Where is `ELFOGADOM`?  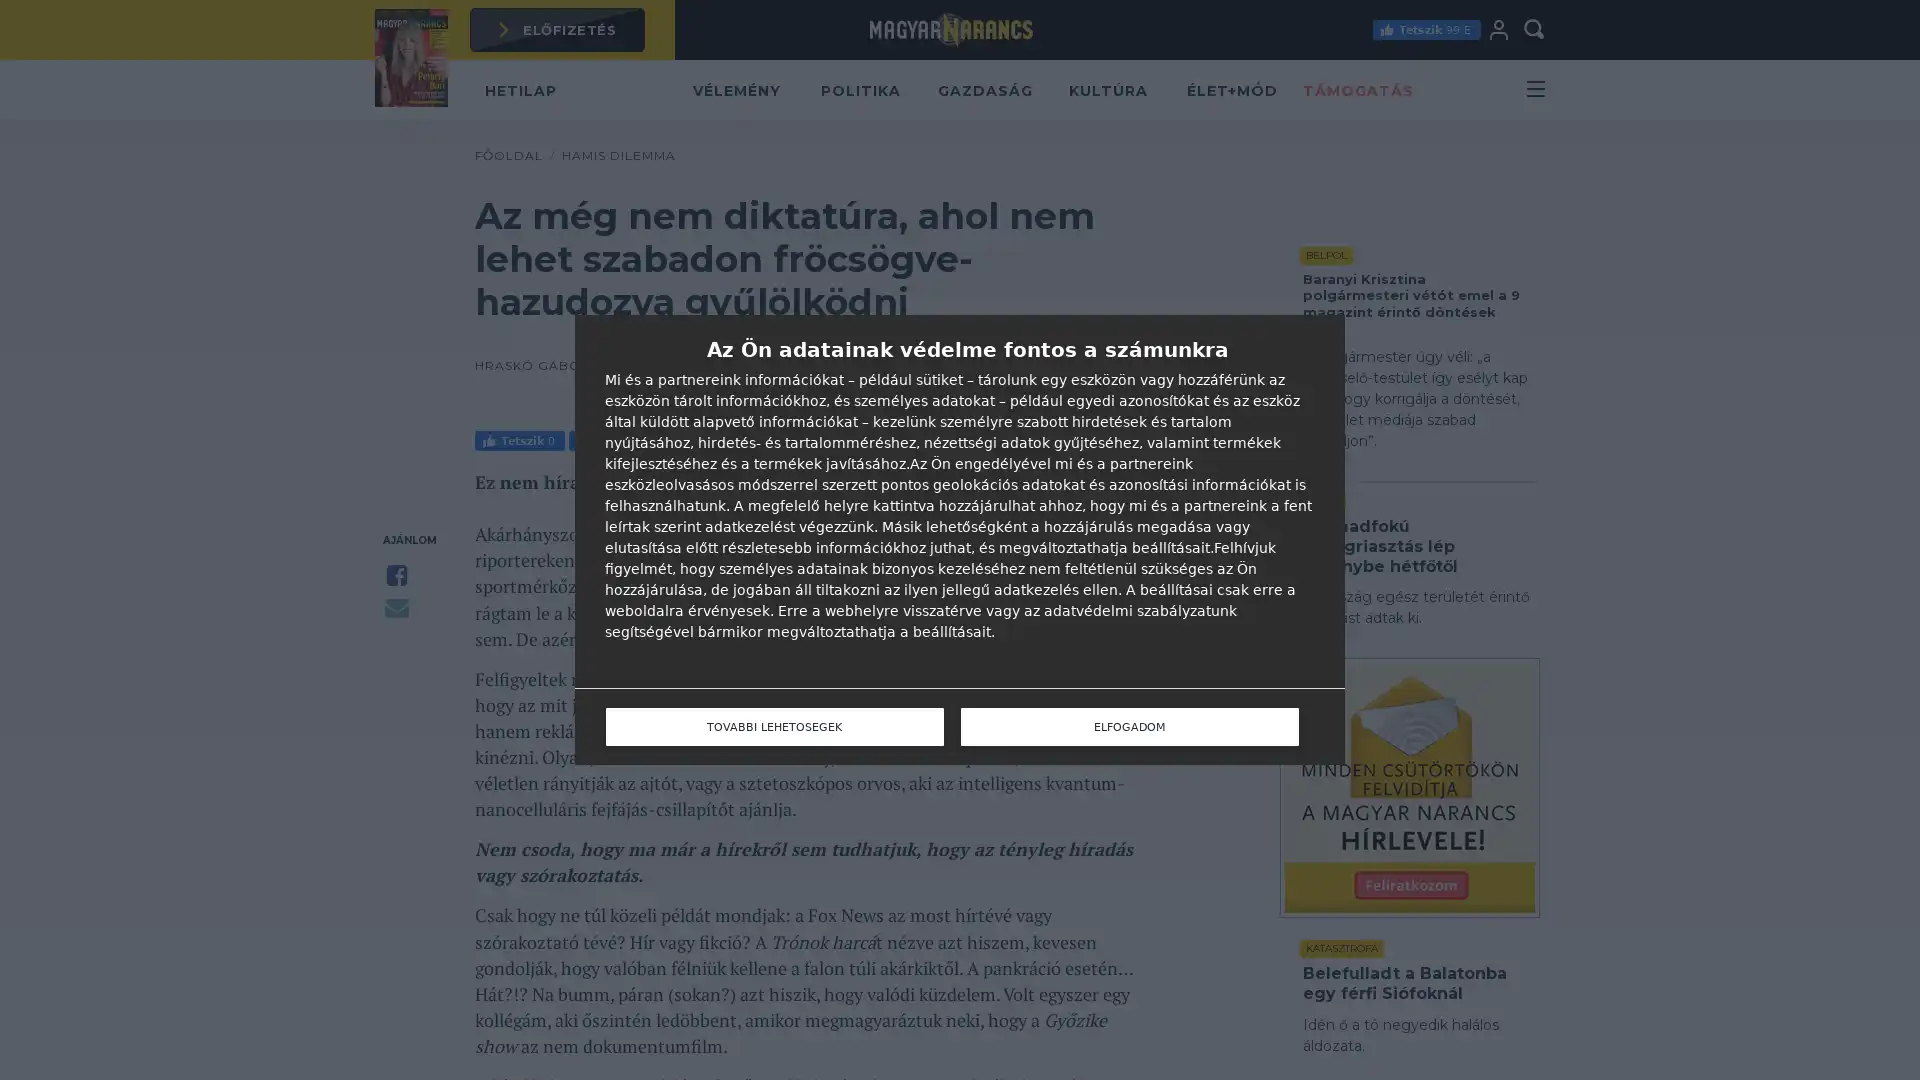 ELFOGADOM is located at coordinates (1129, 726).